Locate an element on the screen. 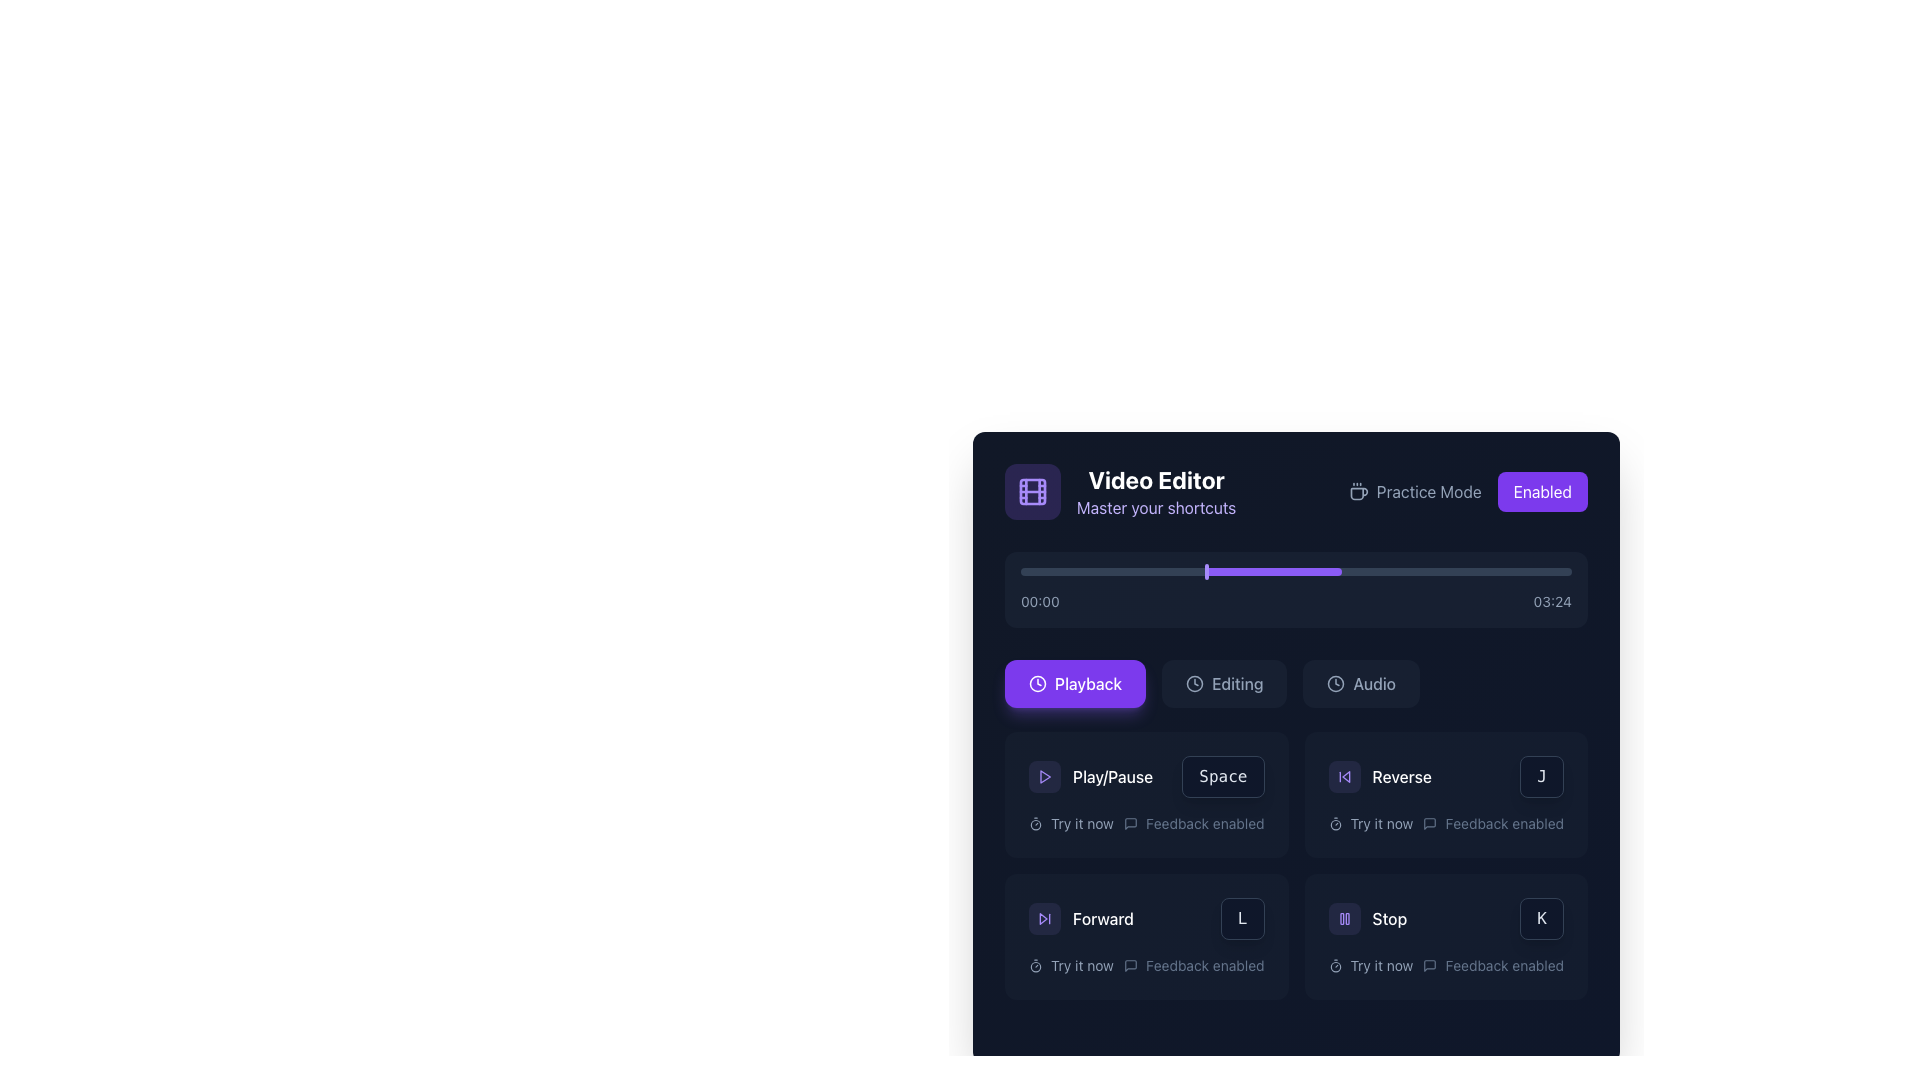 This screenshot has height=1080, width=1920. the 'Try it now' label, which is styled in a light font on a dark background, located in the bottom-right quadrant of the interface, under the 'Stop' button is located at coordinates (1380, 964).